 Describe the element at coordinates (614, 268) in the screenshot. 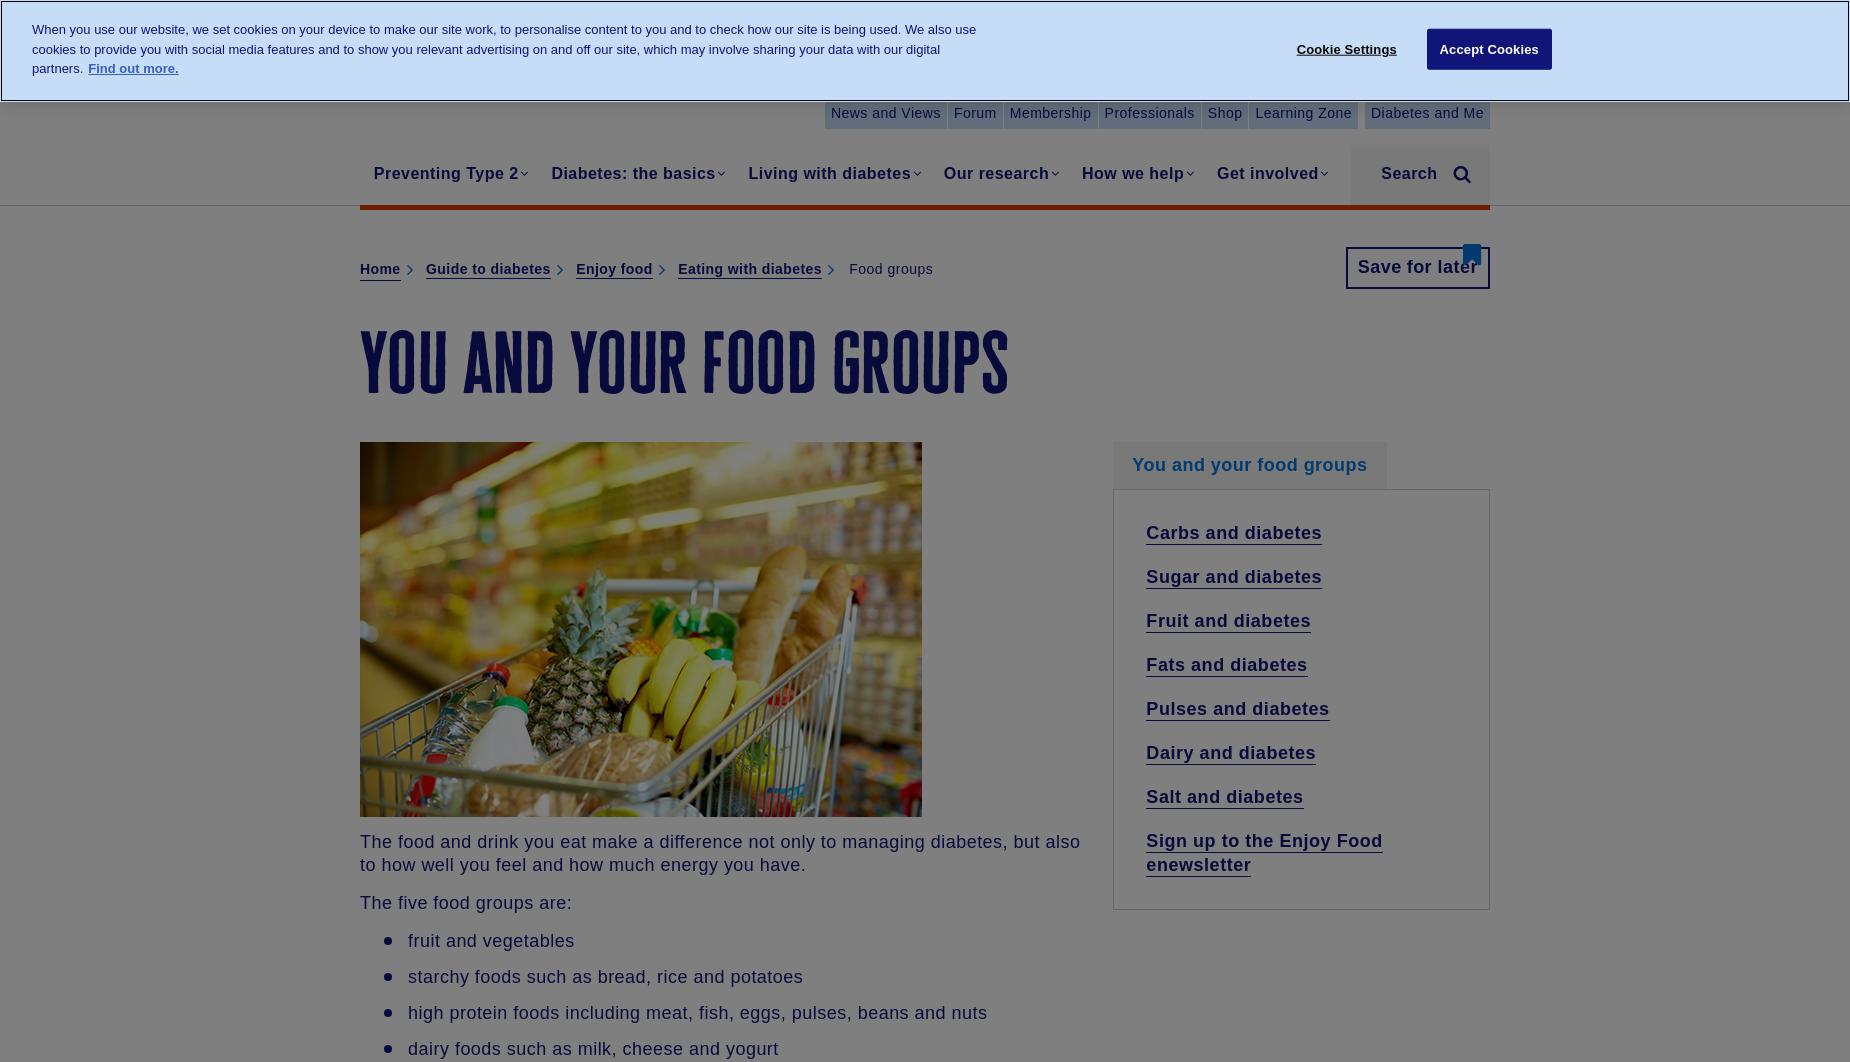

I see `'Enjoy food'` at that location.